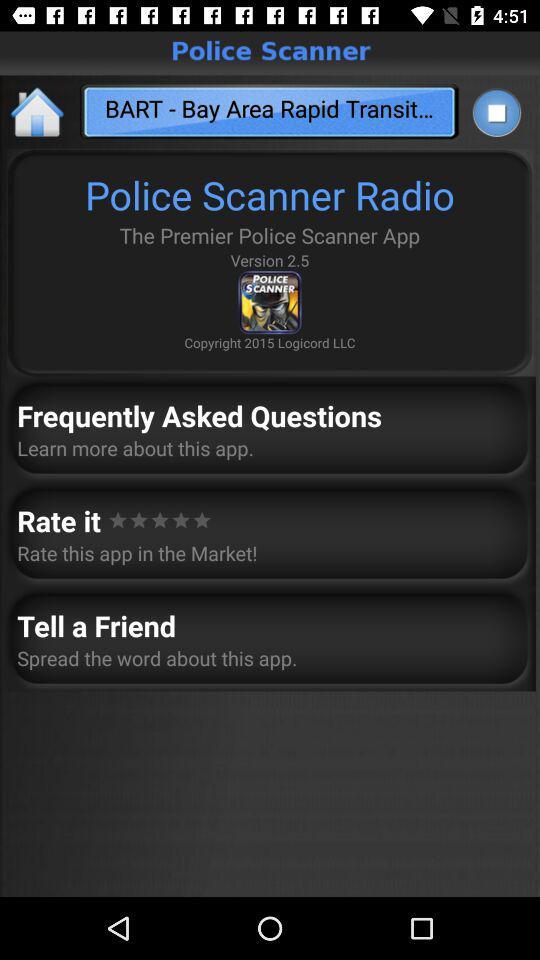 This screenshot has width=540, height=960. I want to click on item at the top right corner, so click(495, 112).